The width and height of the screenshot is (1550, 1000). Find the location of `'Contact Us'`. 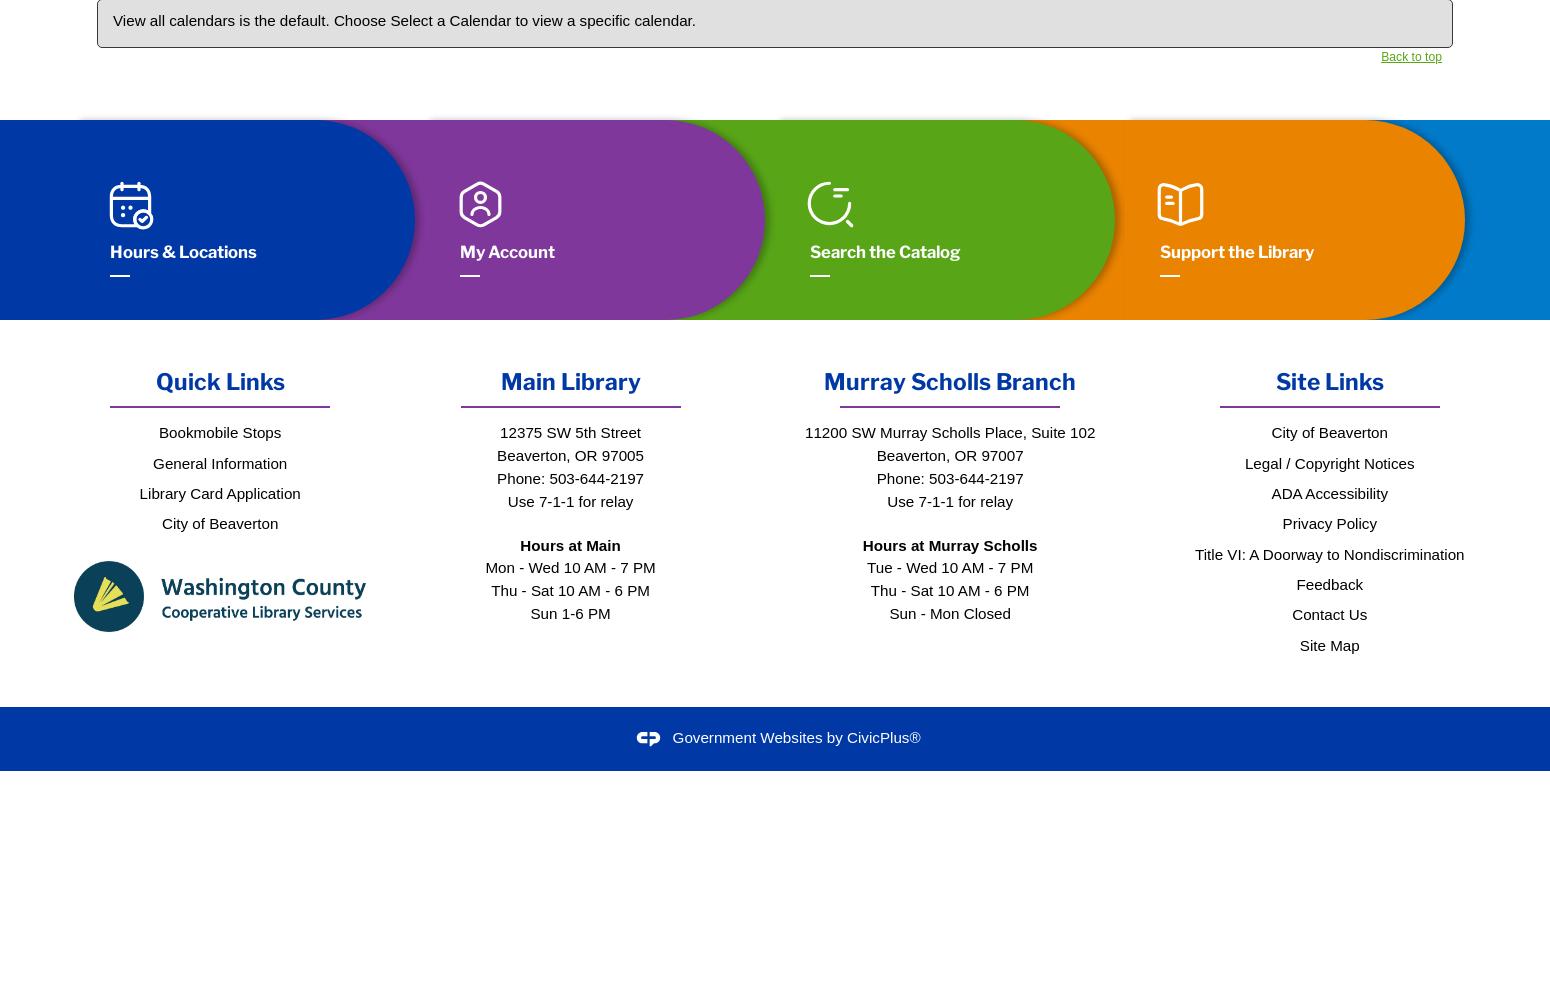

'Contact Us' is located at coordinates (1329, 613).